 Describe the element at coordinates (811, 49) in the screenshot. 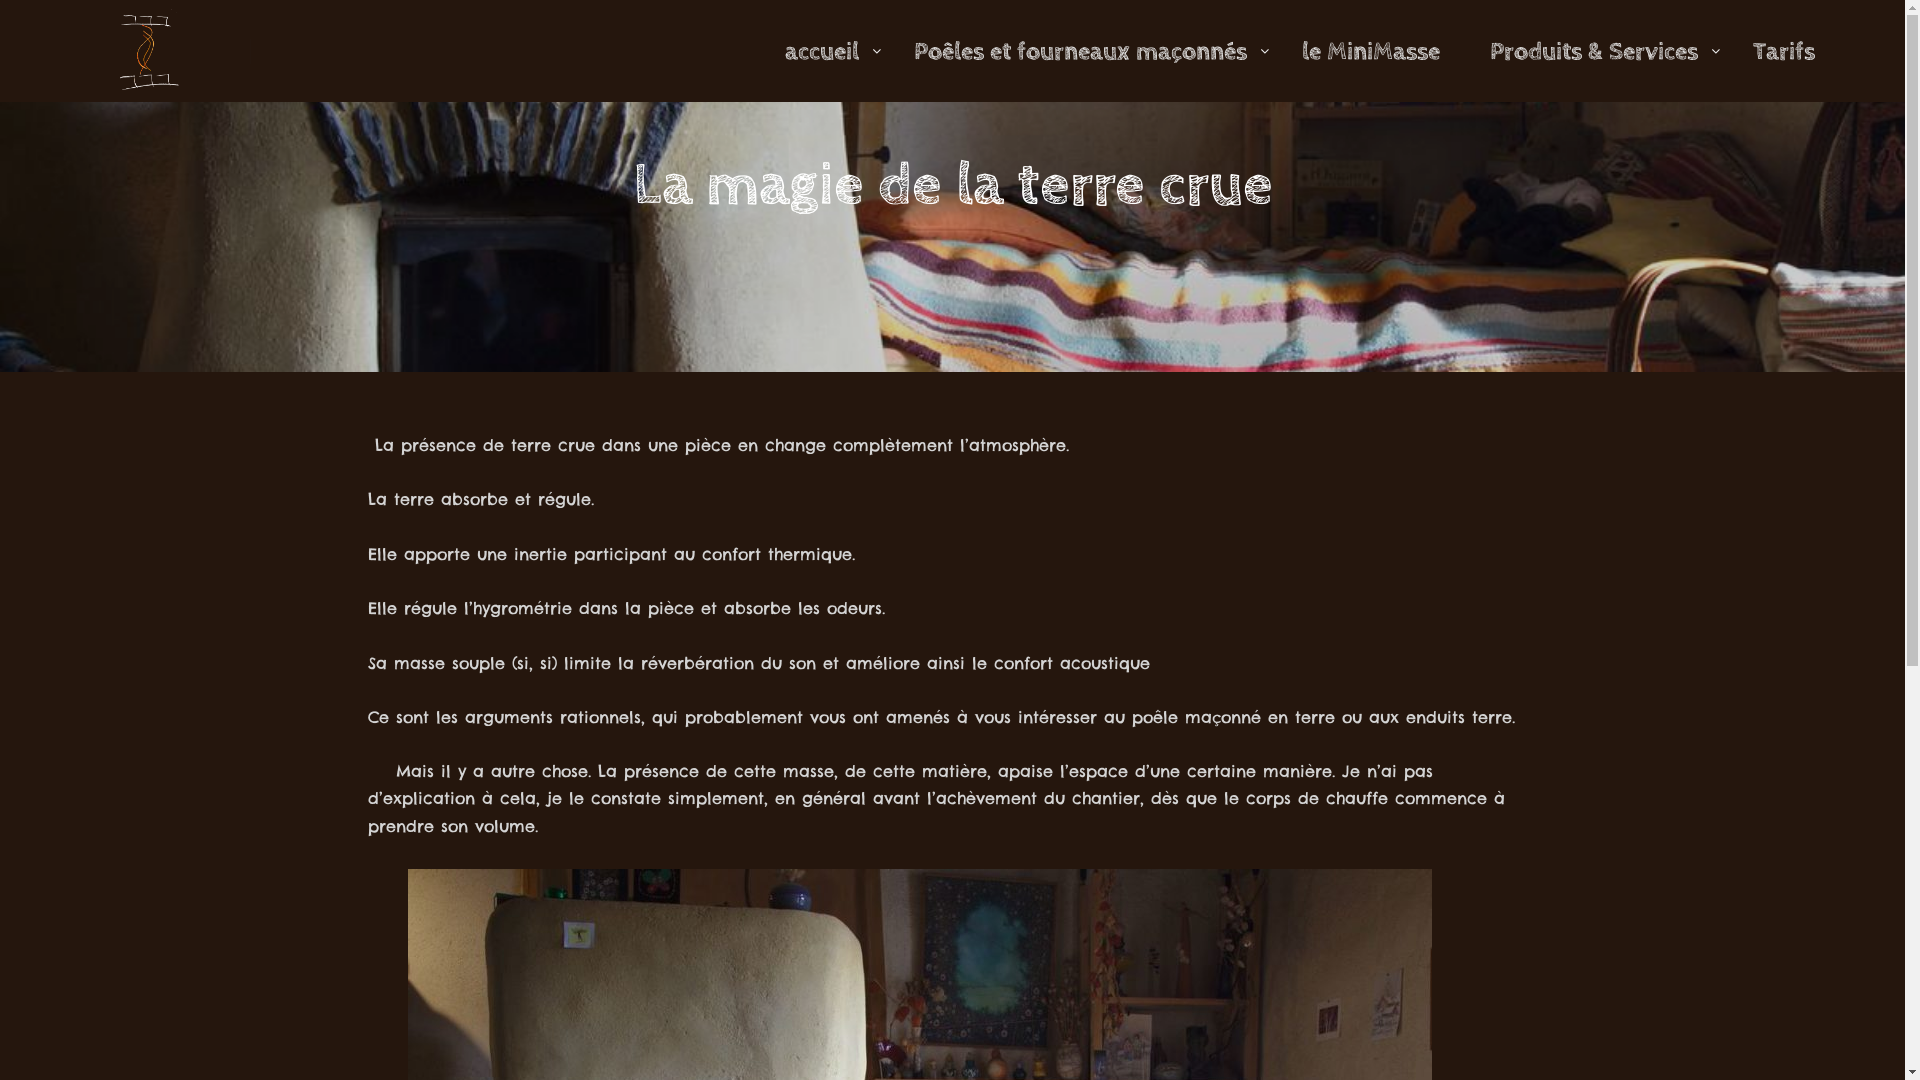

I see `'accueil'` at that location.